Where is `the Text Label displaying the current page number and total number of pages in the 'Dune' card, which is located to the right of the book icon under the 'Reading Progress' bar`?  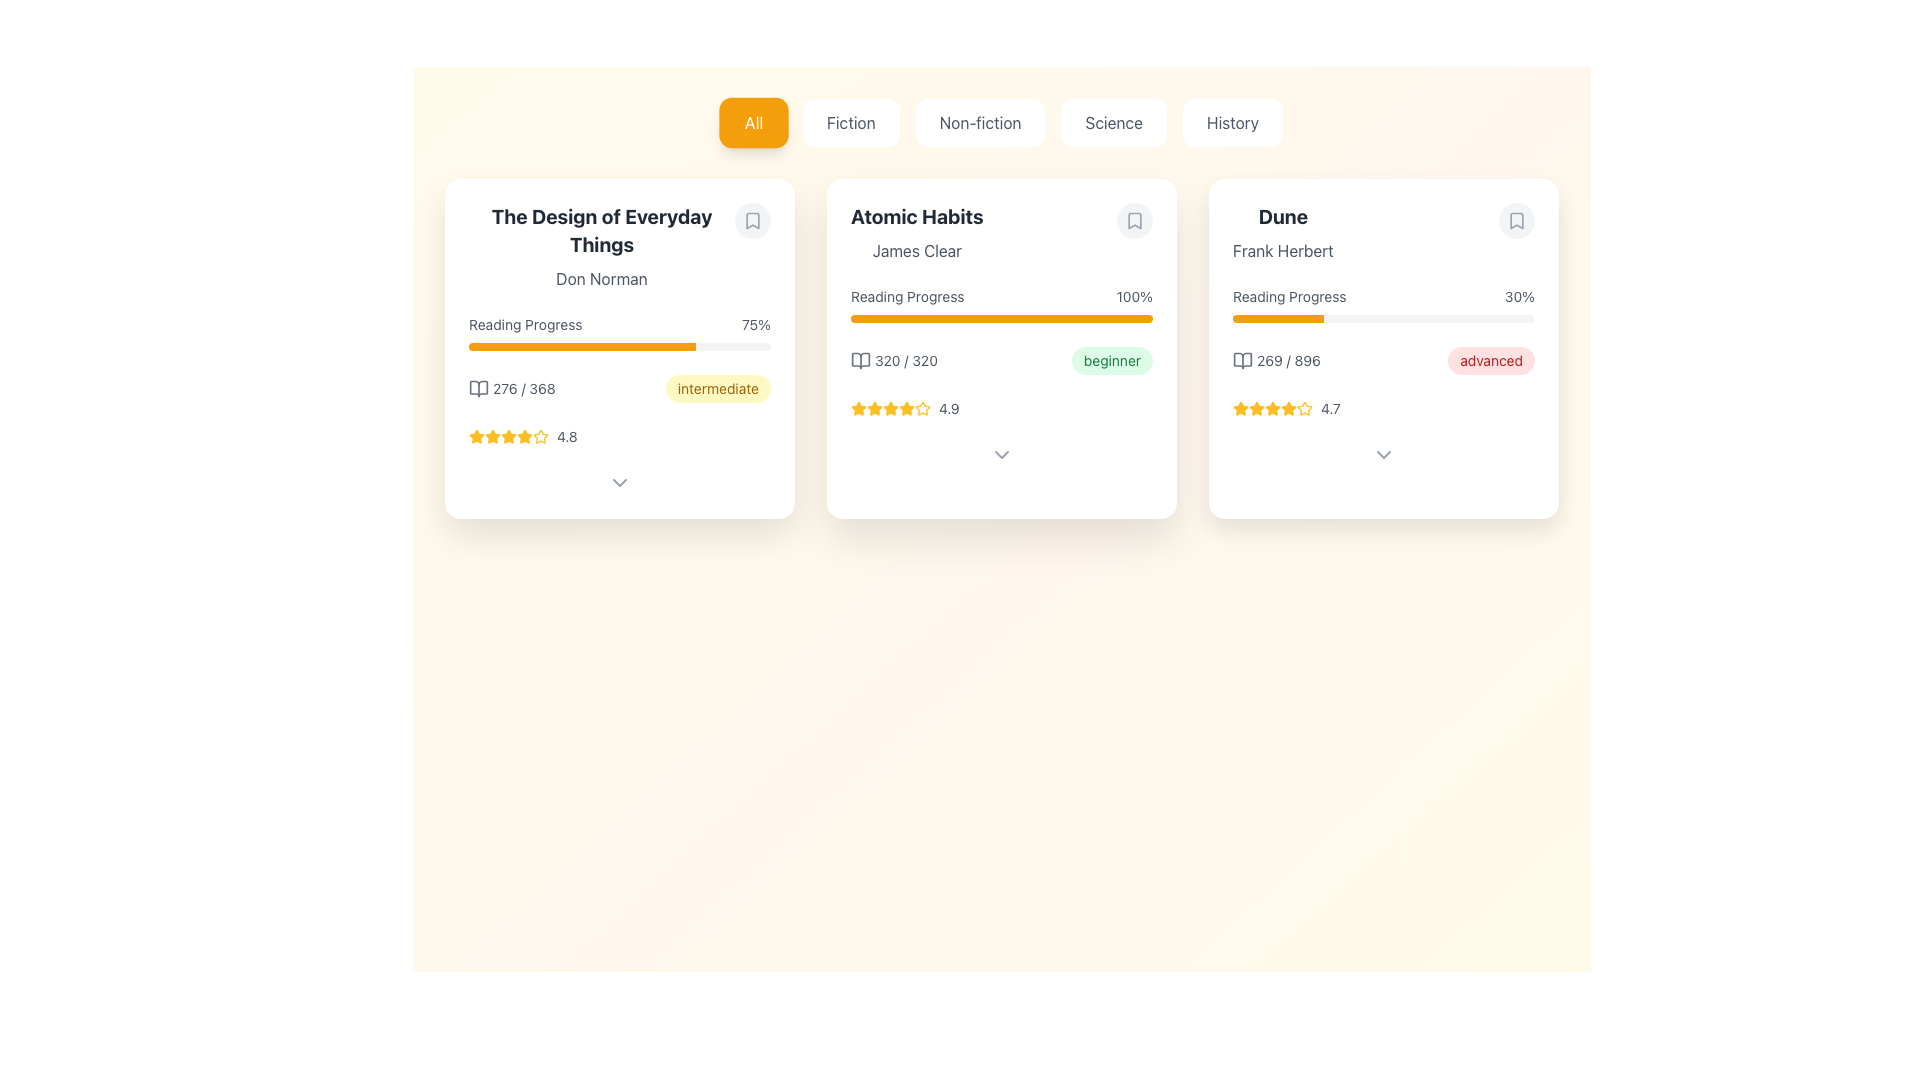 the Text Label displaying the current page number and total number of pages in the 'Dune' card, which is located to the right of the book icon under the 'Reading Progress' bar is located at coordinates (1288, 361).